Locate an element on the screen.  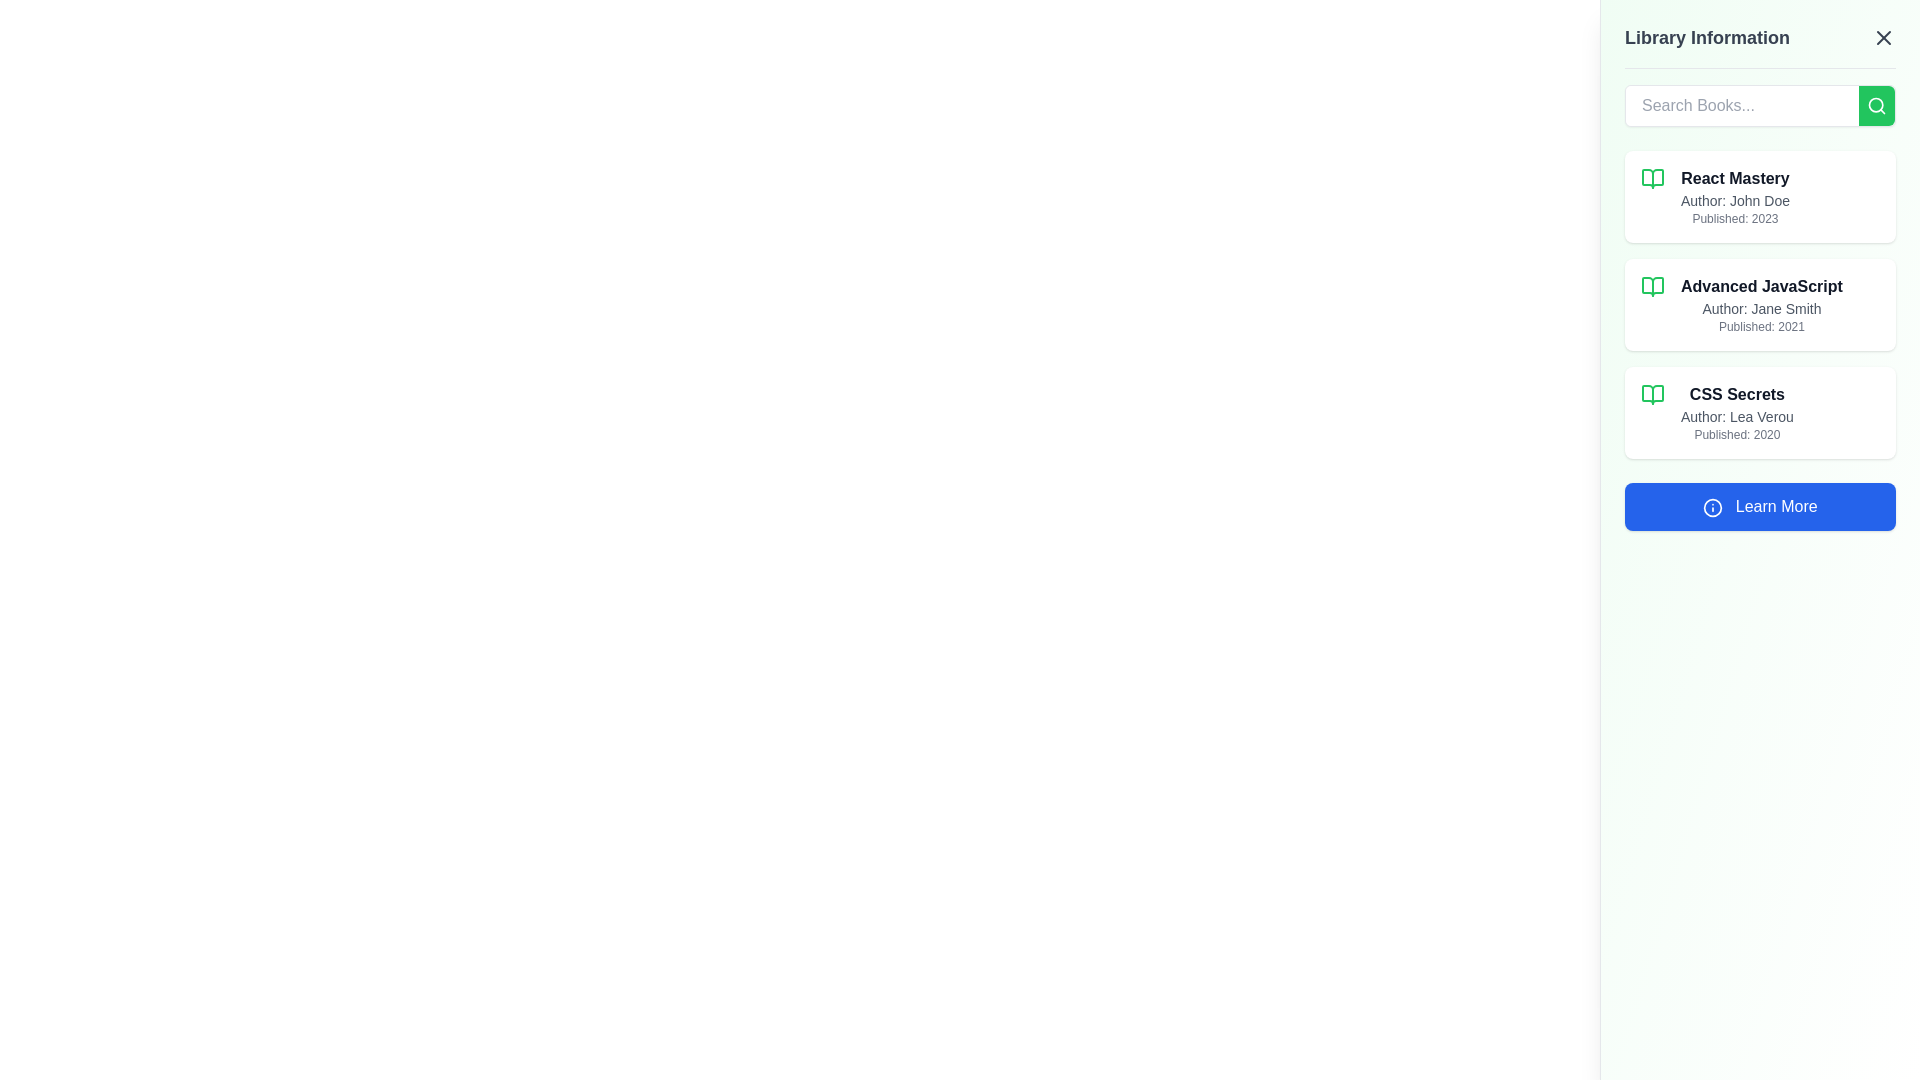
the text label displaying 'Published: 2020', which is styled in light gray and is positioned below 'Author: Lea Verou' within the 'CSS Secrets' book entry is located at coordinates (1736, 434).